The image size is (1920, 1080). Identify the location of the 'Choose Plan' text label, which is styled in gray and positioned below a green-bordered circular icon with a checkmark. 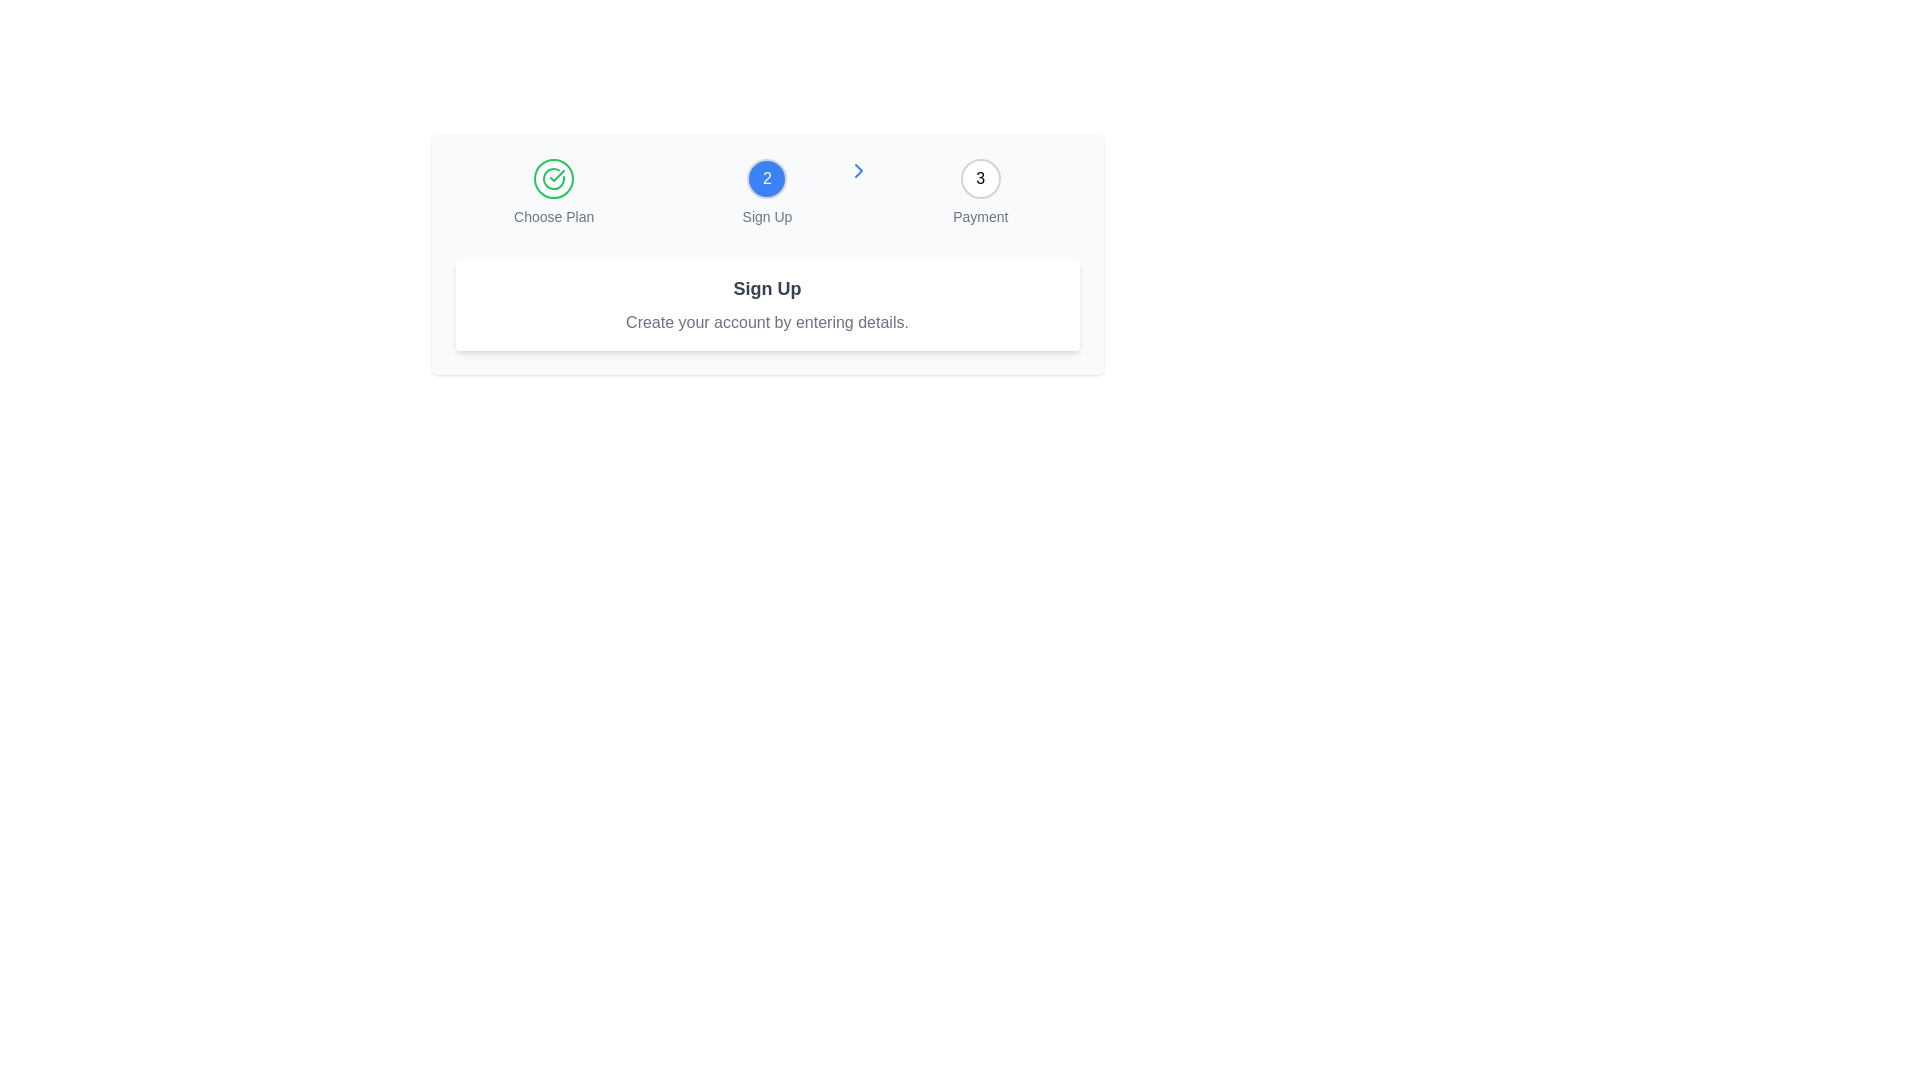
(554, 216).